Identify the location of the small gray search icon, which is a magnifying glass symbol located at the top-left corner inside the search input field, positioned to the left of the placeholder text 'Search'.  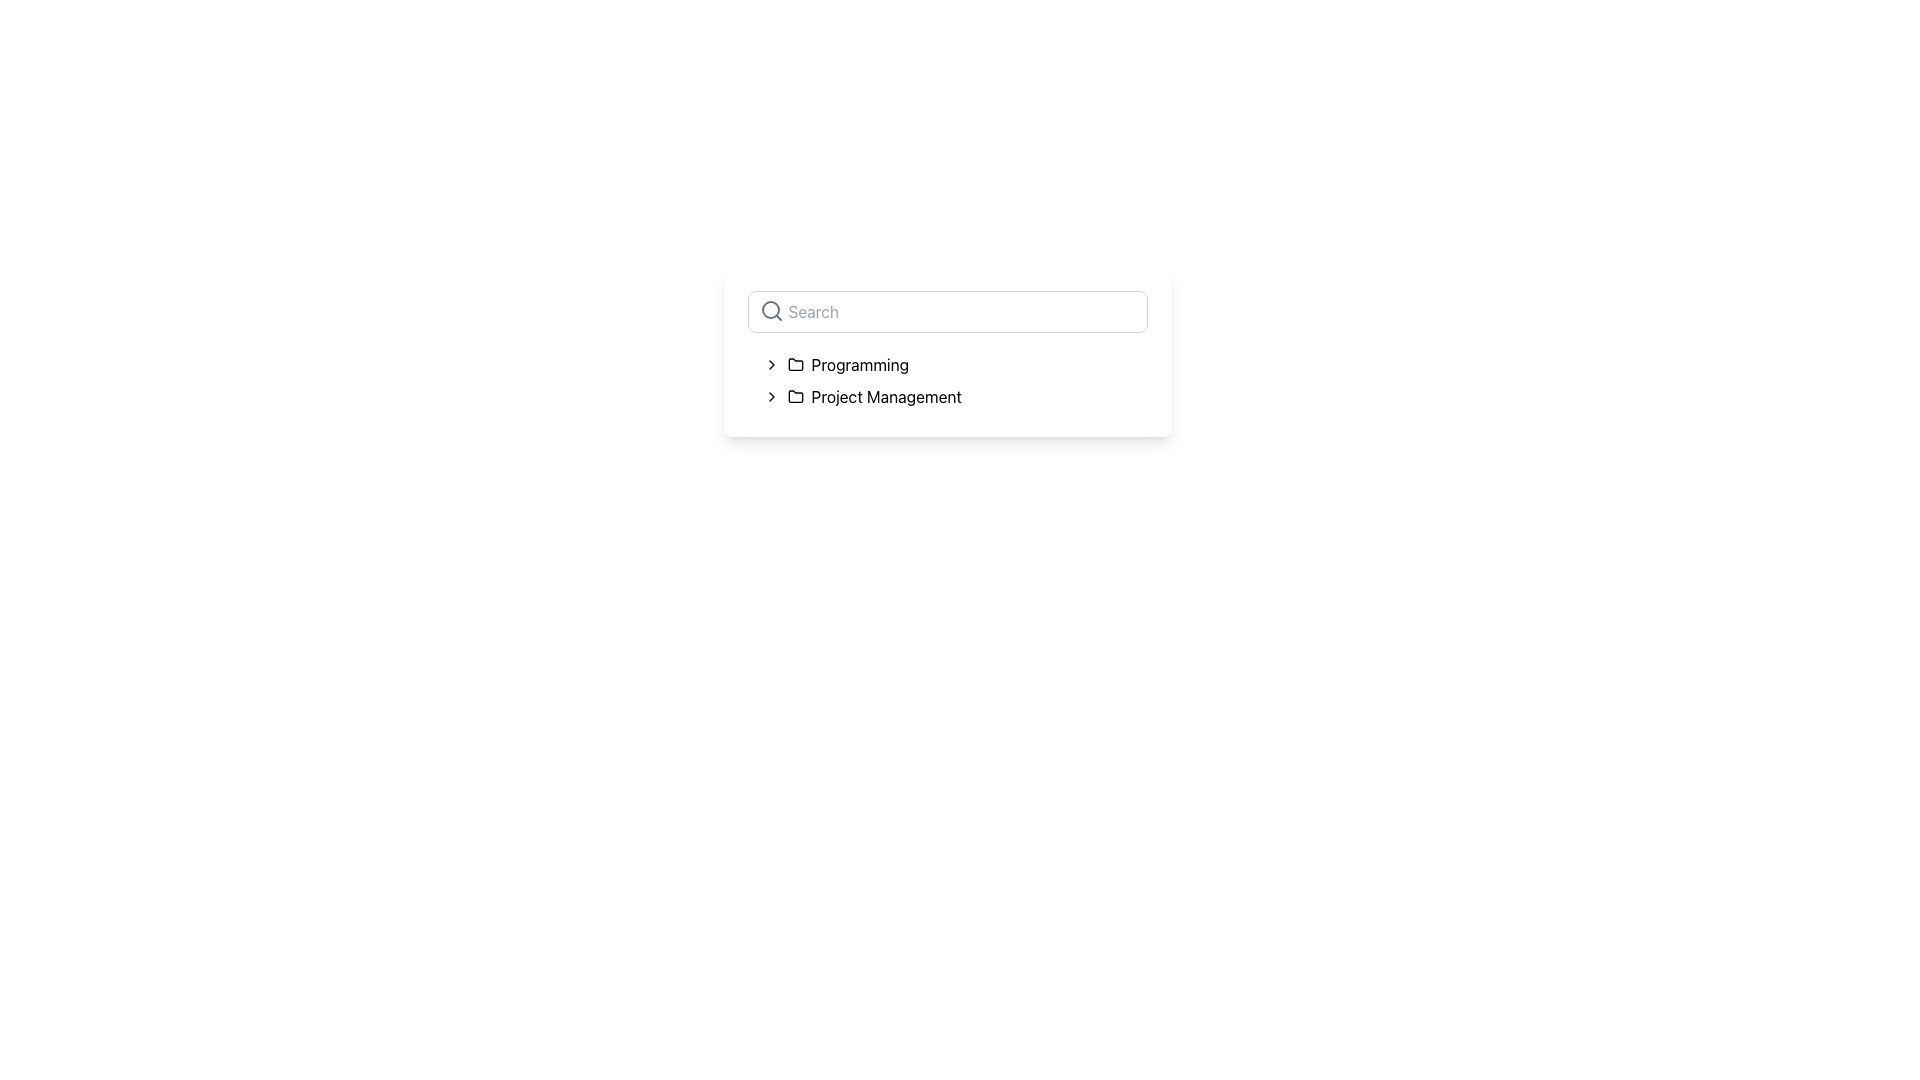
(770, 311).